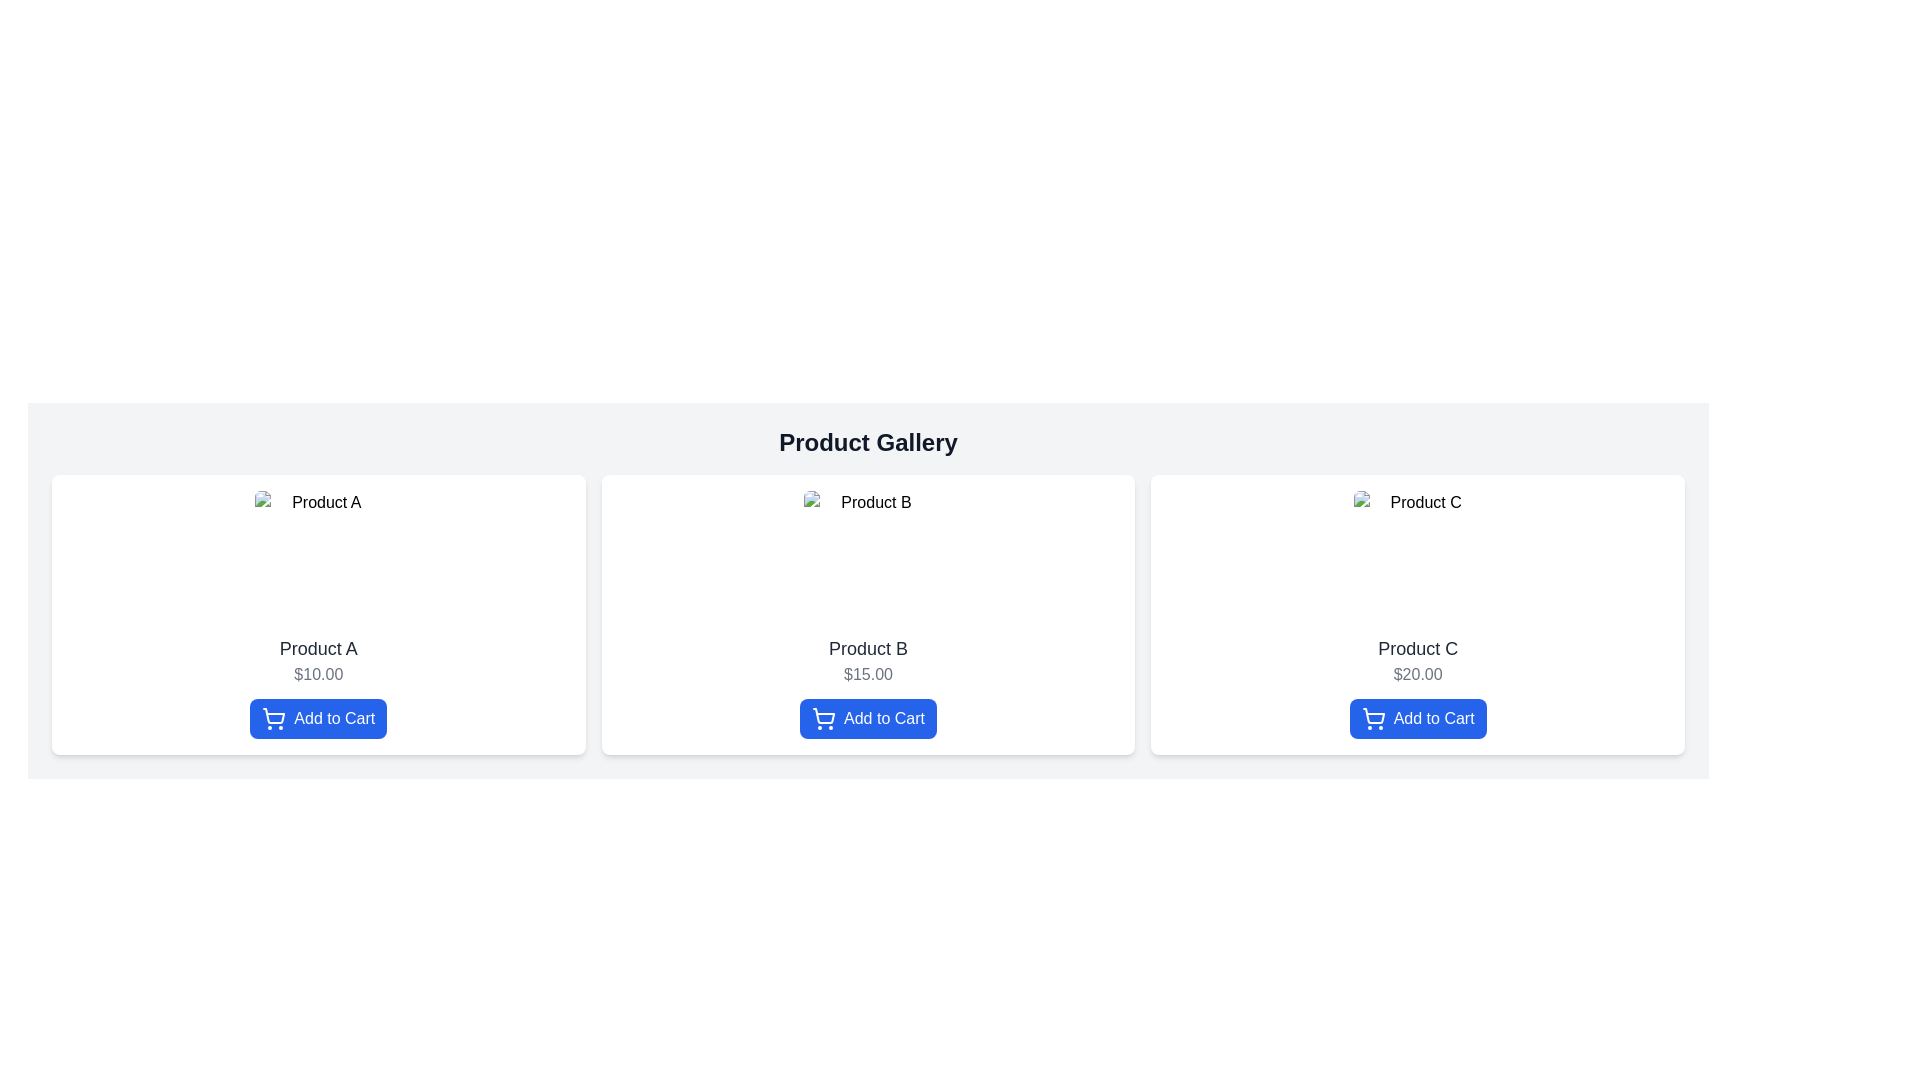 The image size is (1920, 1080). I want to click on text from the text label displaying 'Product A' in bold dark gray font, located centrally within the first product card above the price label '$10.00', so click(317, 648).